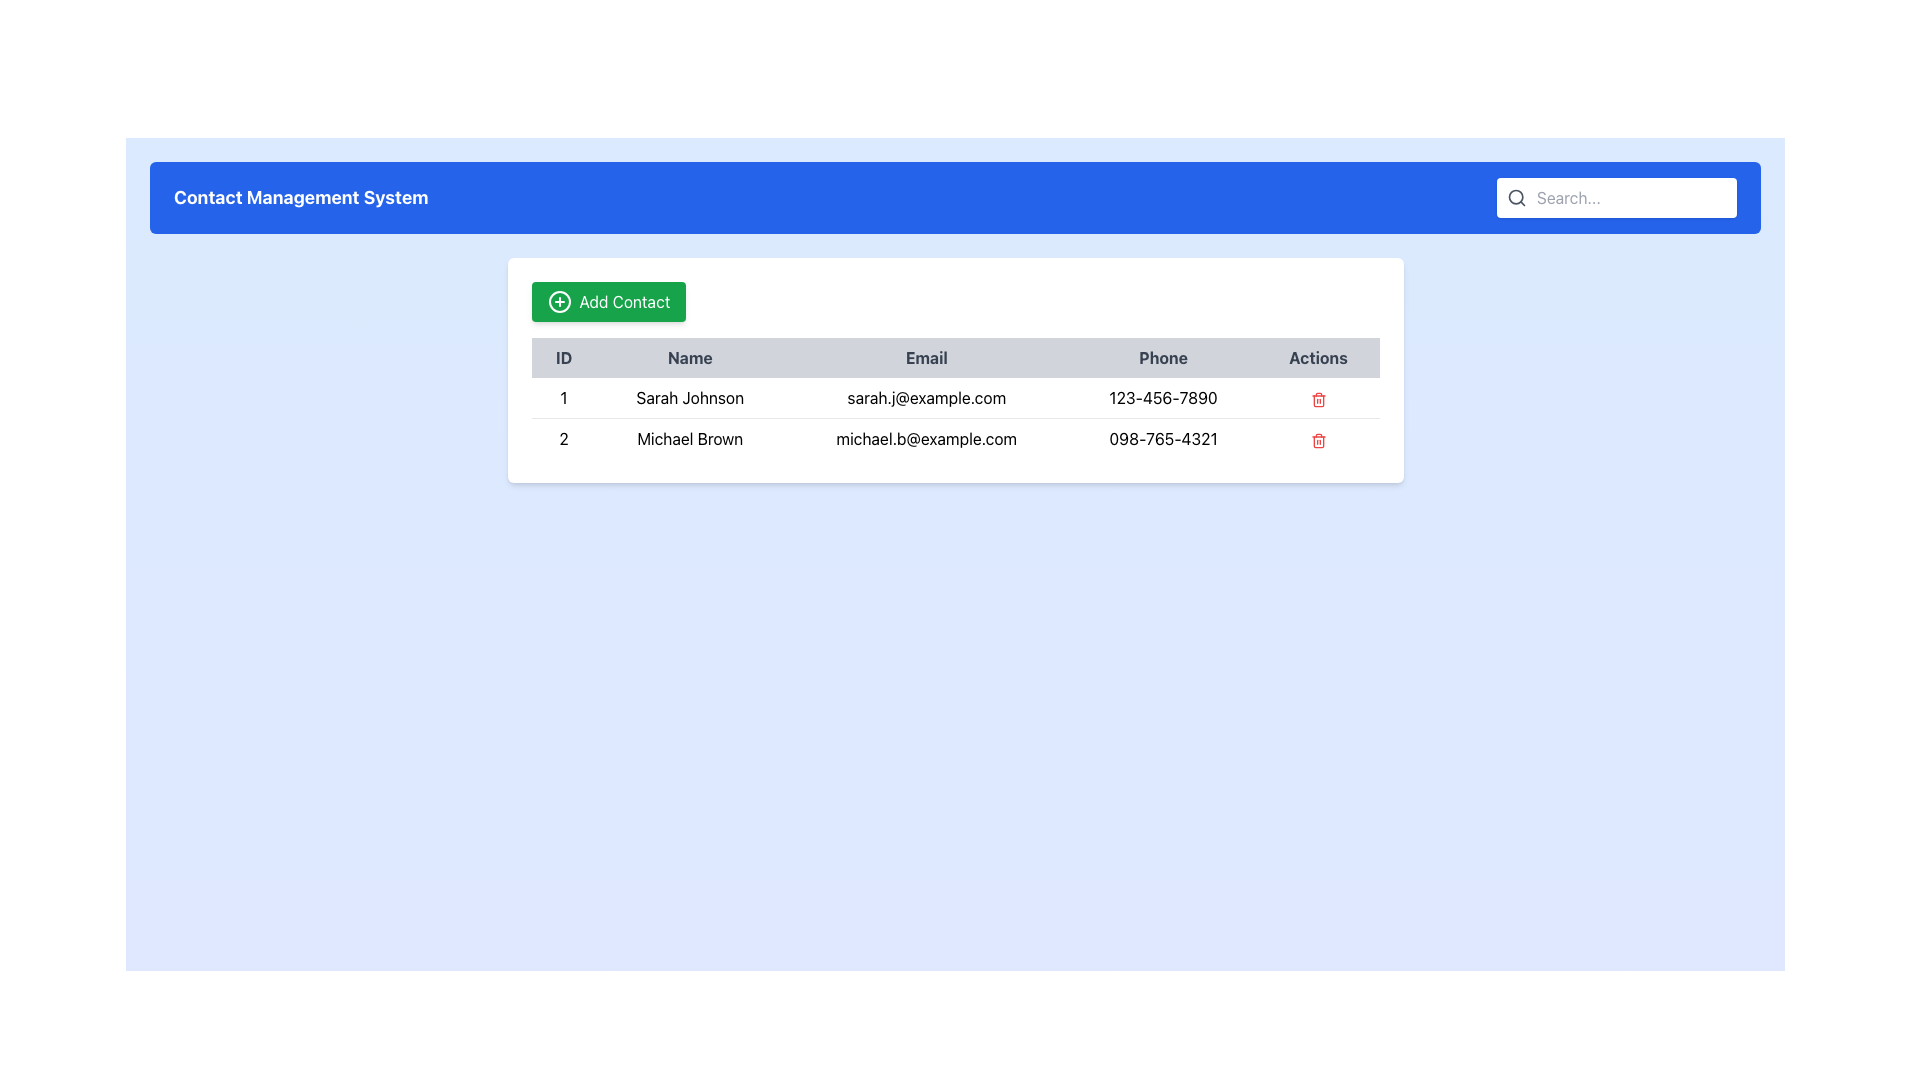 This screenshot has height=1080, width=1920. Describe the element at coordinates (607, 301) in the screenshot. I see `the green 'Add Contact' button located at the top-left corner of the card section above the contact entries table to initiate adding a contact` at that location.